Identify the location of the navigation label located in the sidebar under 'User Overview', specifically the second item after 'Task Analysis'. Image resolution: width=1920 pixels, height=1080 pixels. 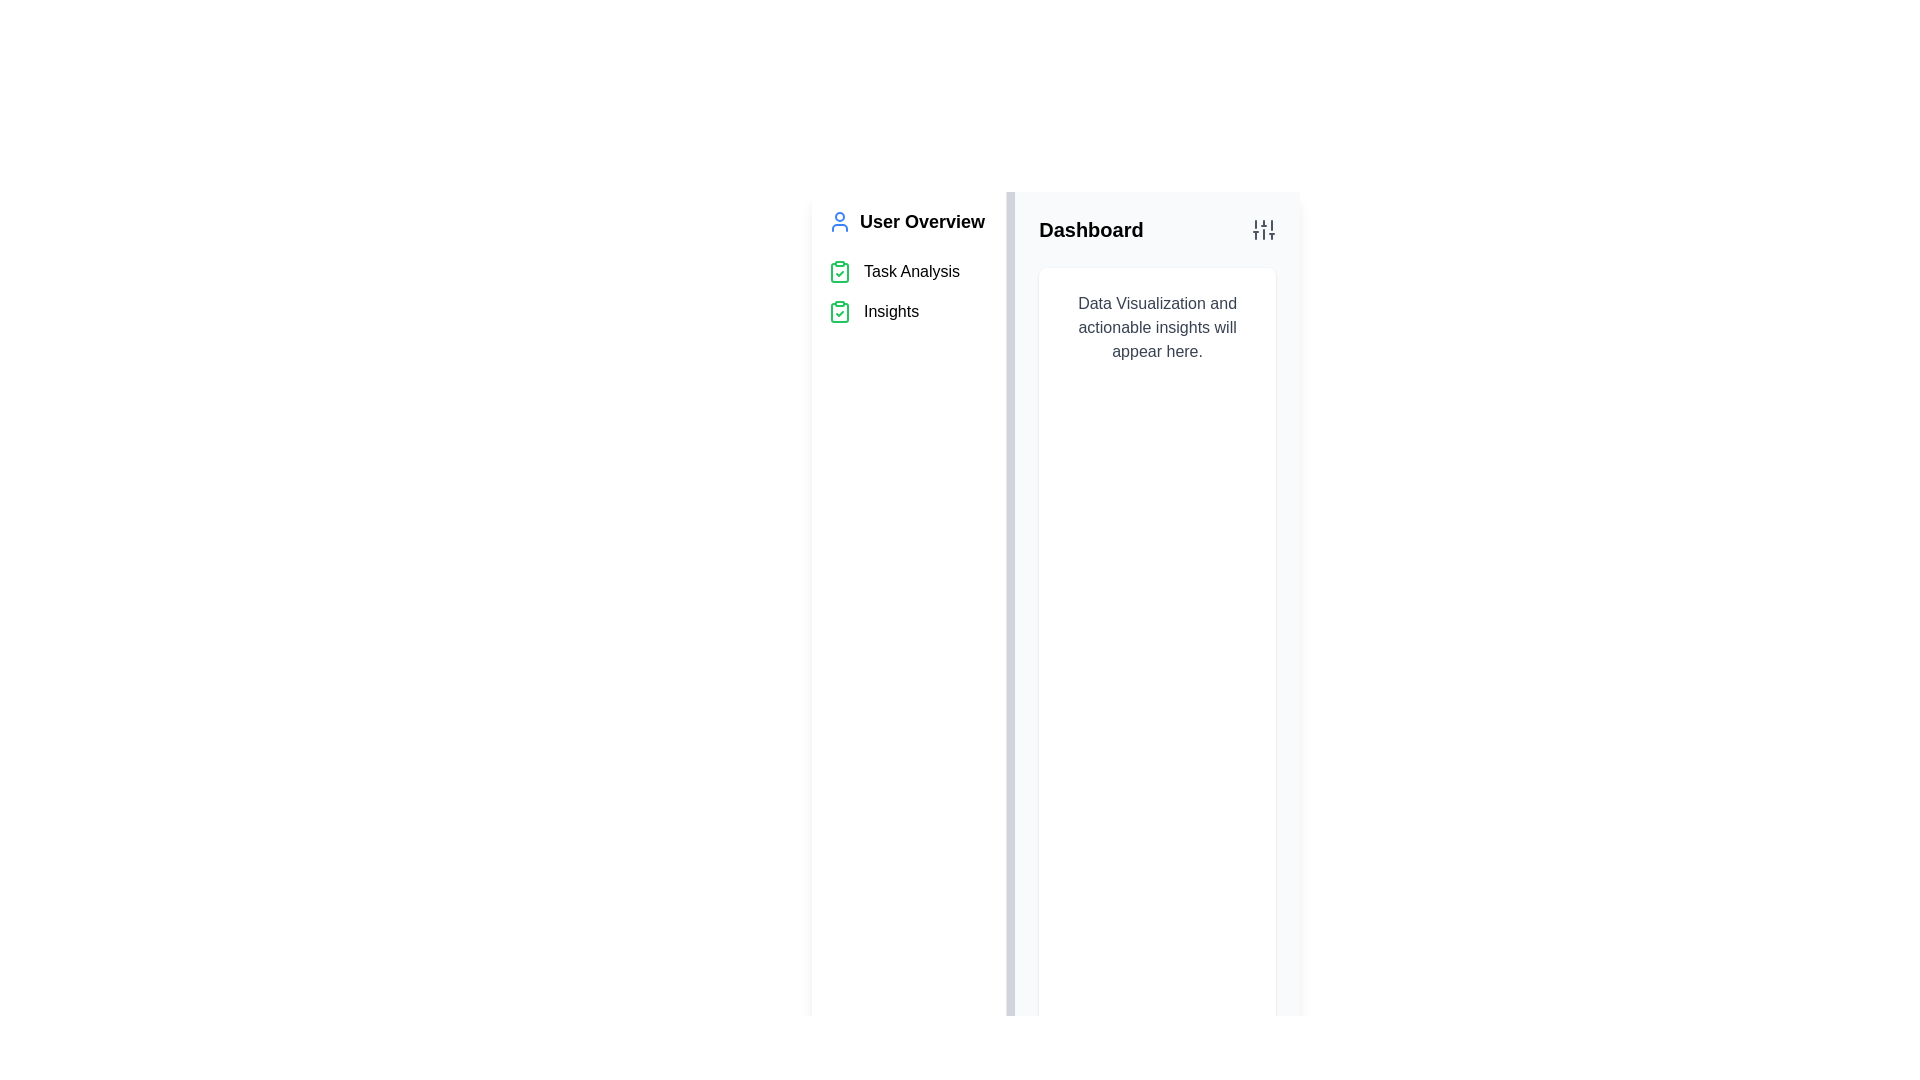
(908, 312).